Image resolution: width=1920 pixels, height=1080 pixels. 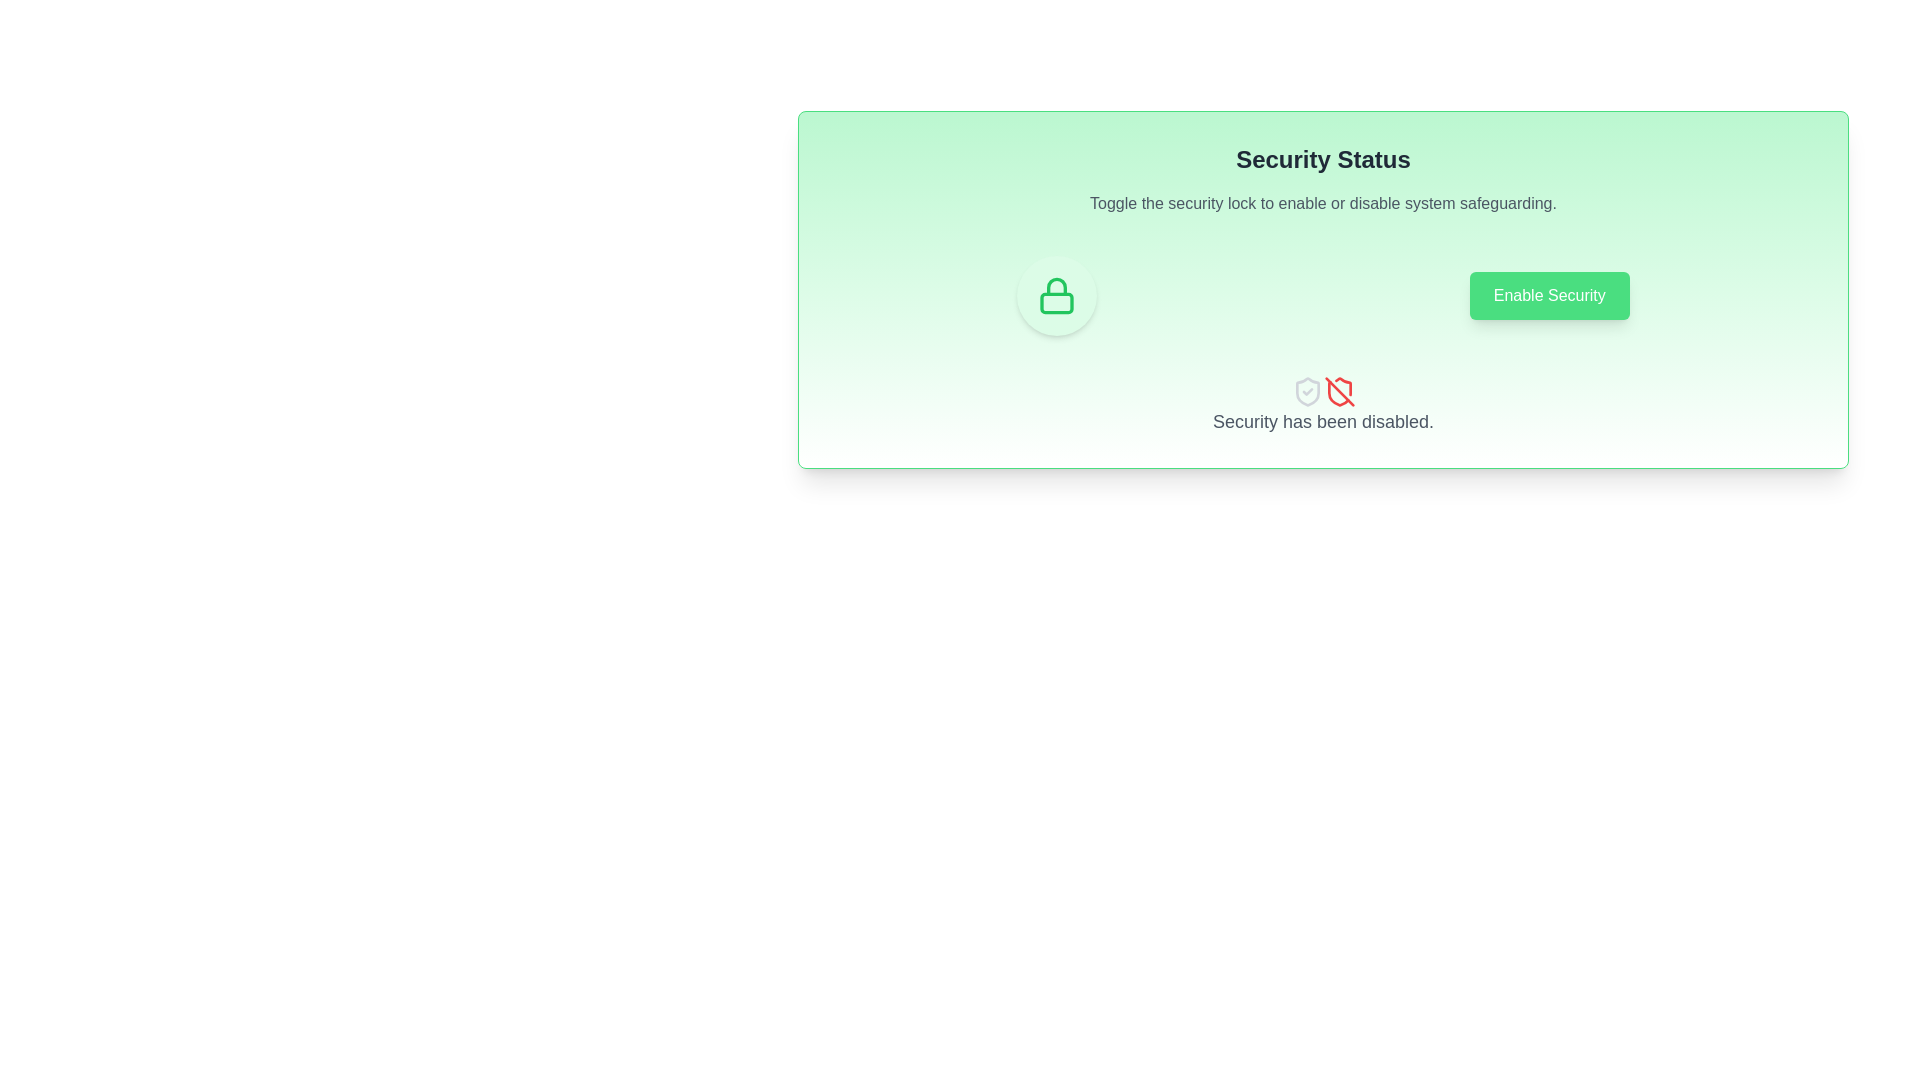 I want to click on the button on the right side of the 'Security Status' area, so click(x=1548, y=296).